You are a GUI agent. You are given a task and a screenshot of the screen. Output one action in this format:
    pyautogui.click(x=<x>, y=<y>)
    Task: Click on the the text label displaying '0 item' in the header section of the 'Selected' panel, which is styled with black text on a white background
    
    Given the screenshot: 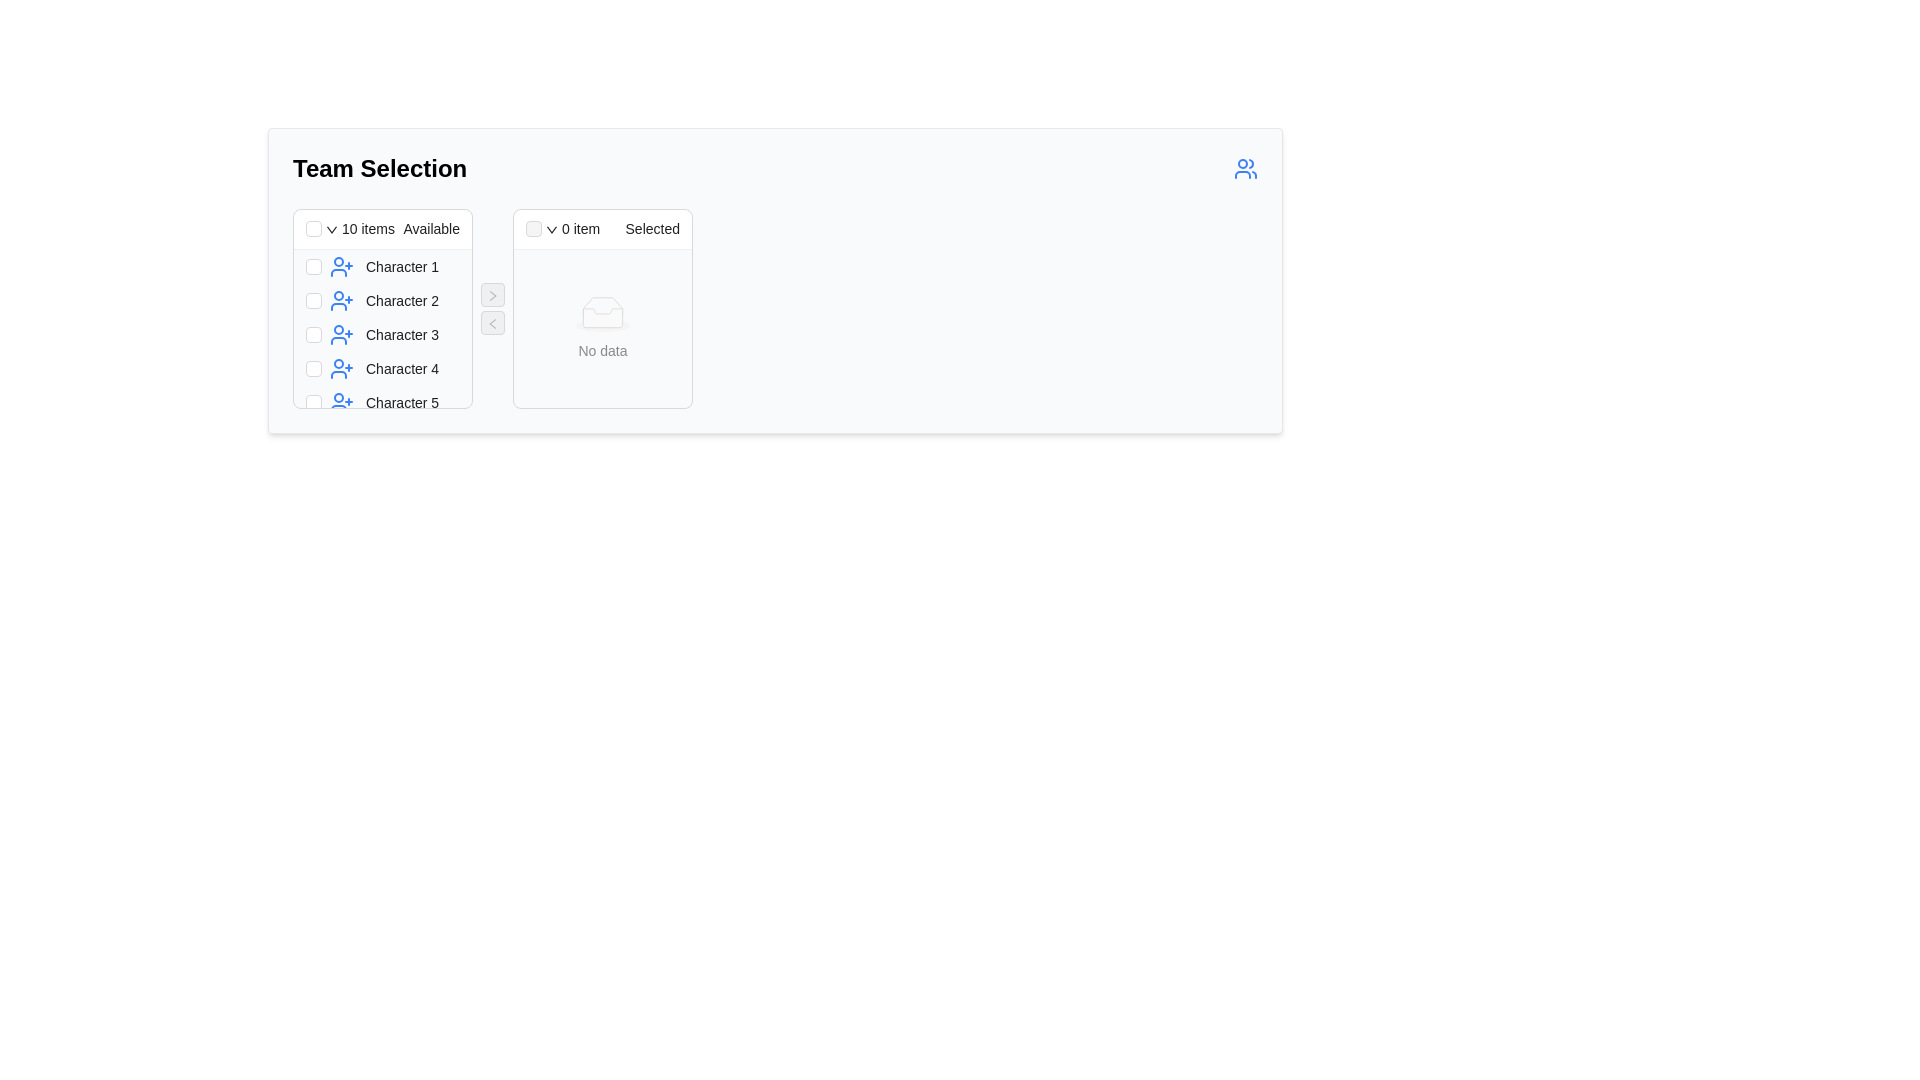 What is the action you would take?
    pyautogui.click(x=579, y=227)
    